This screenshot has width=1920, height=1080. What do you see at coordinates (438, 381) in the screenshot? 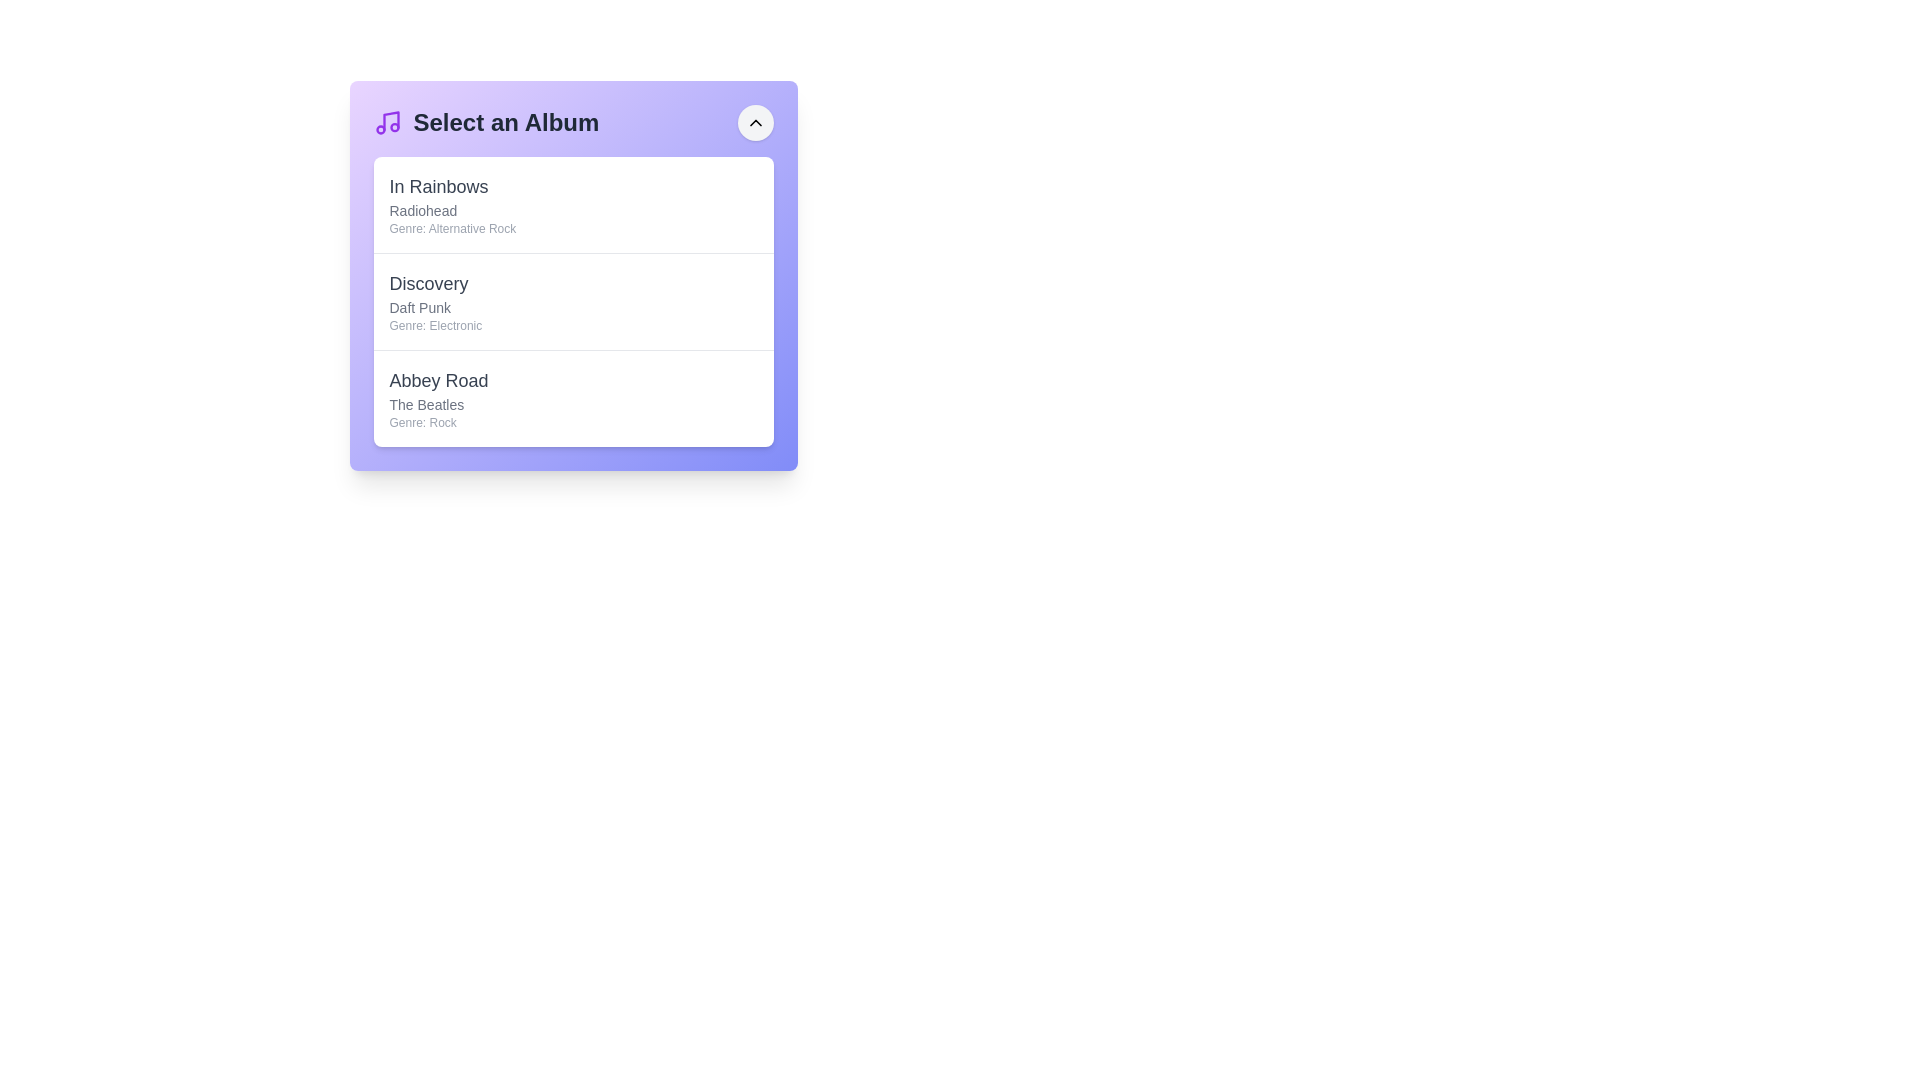
I see `text label displaying 'Abbey Road', which is styled with a medium-sized font and dark gray color, positioned above the text 'The Beatles' in the third group of items within a vertically oriented list` at bounding box center [438, 381].